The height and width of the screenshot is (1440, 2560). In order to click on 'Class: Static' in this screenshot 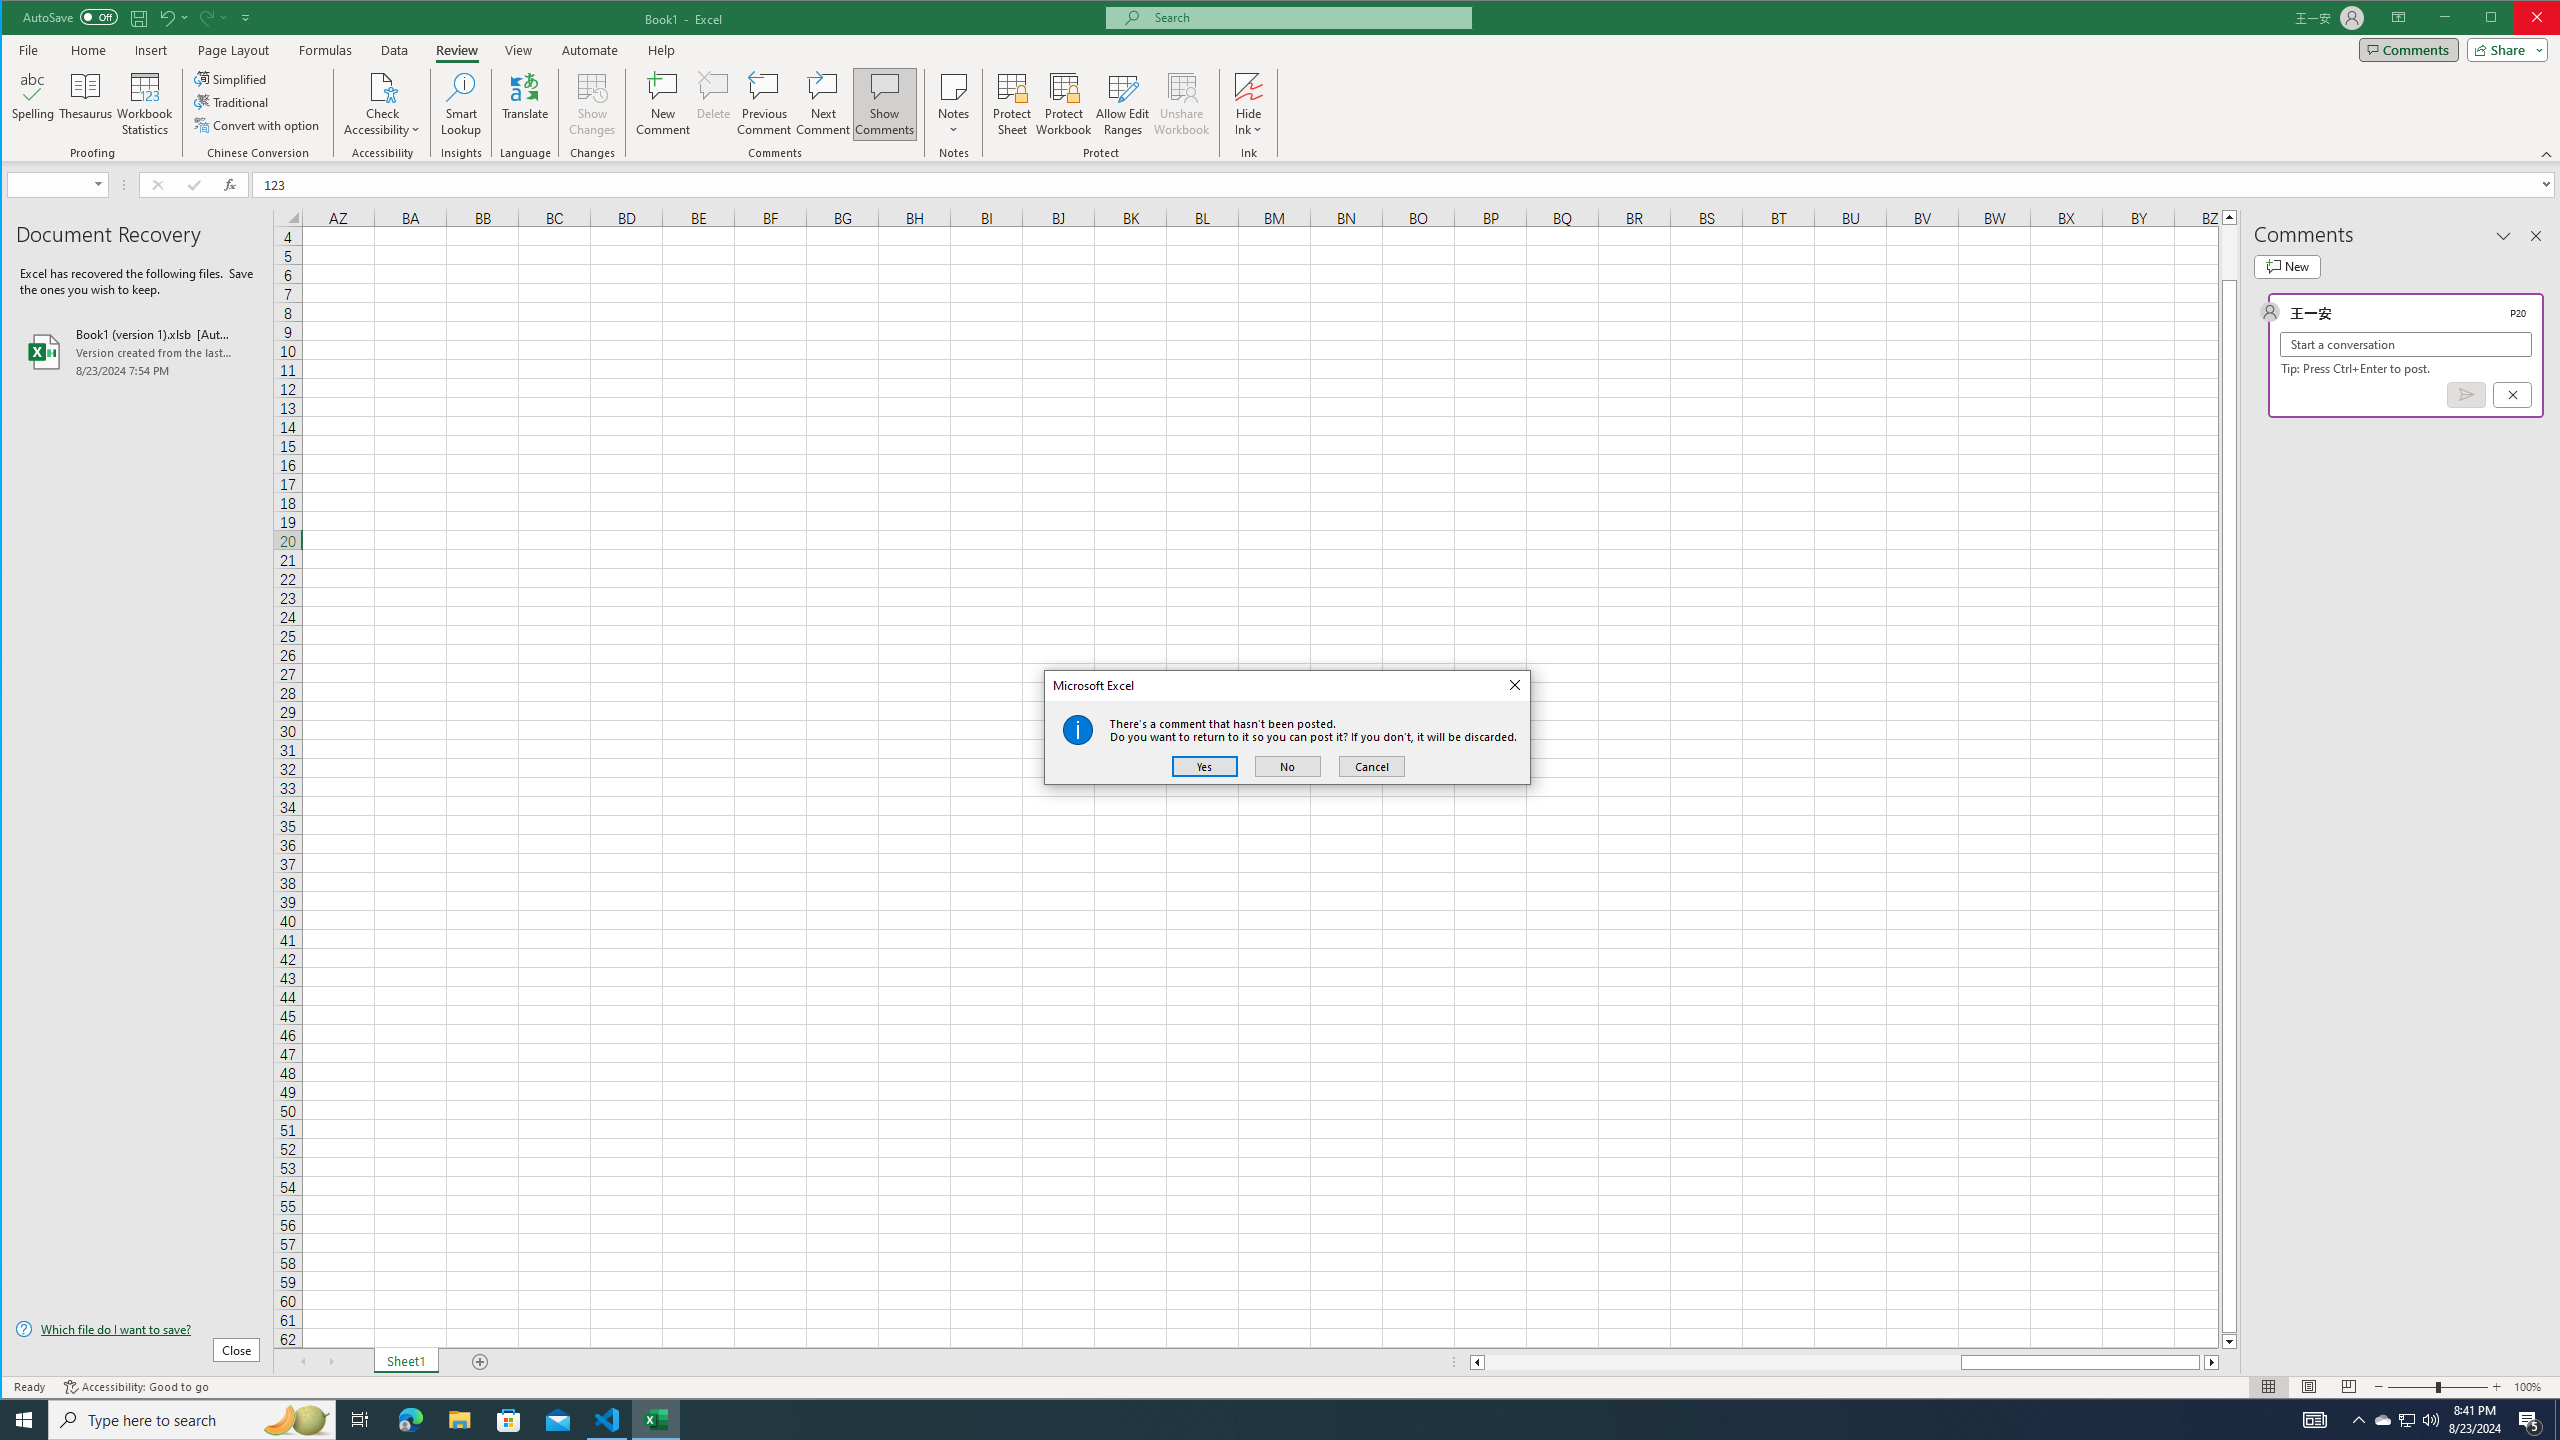, I will do `click(1076, 729)`.